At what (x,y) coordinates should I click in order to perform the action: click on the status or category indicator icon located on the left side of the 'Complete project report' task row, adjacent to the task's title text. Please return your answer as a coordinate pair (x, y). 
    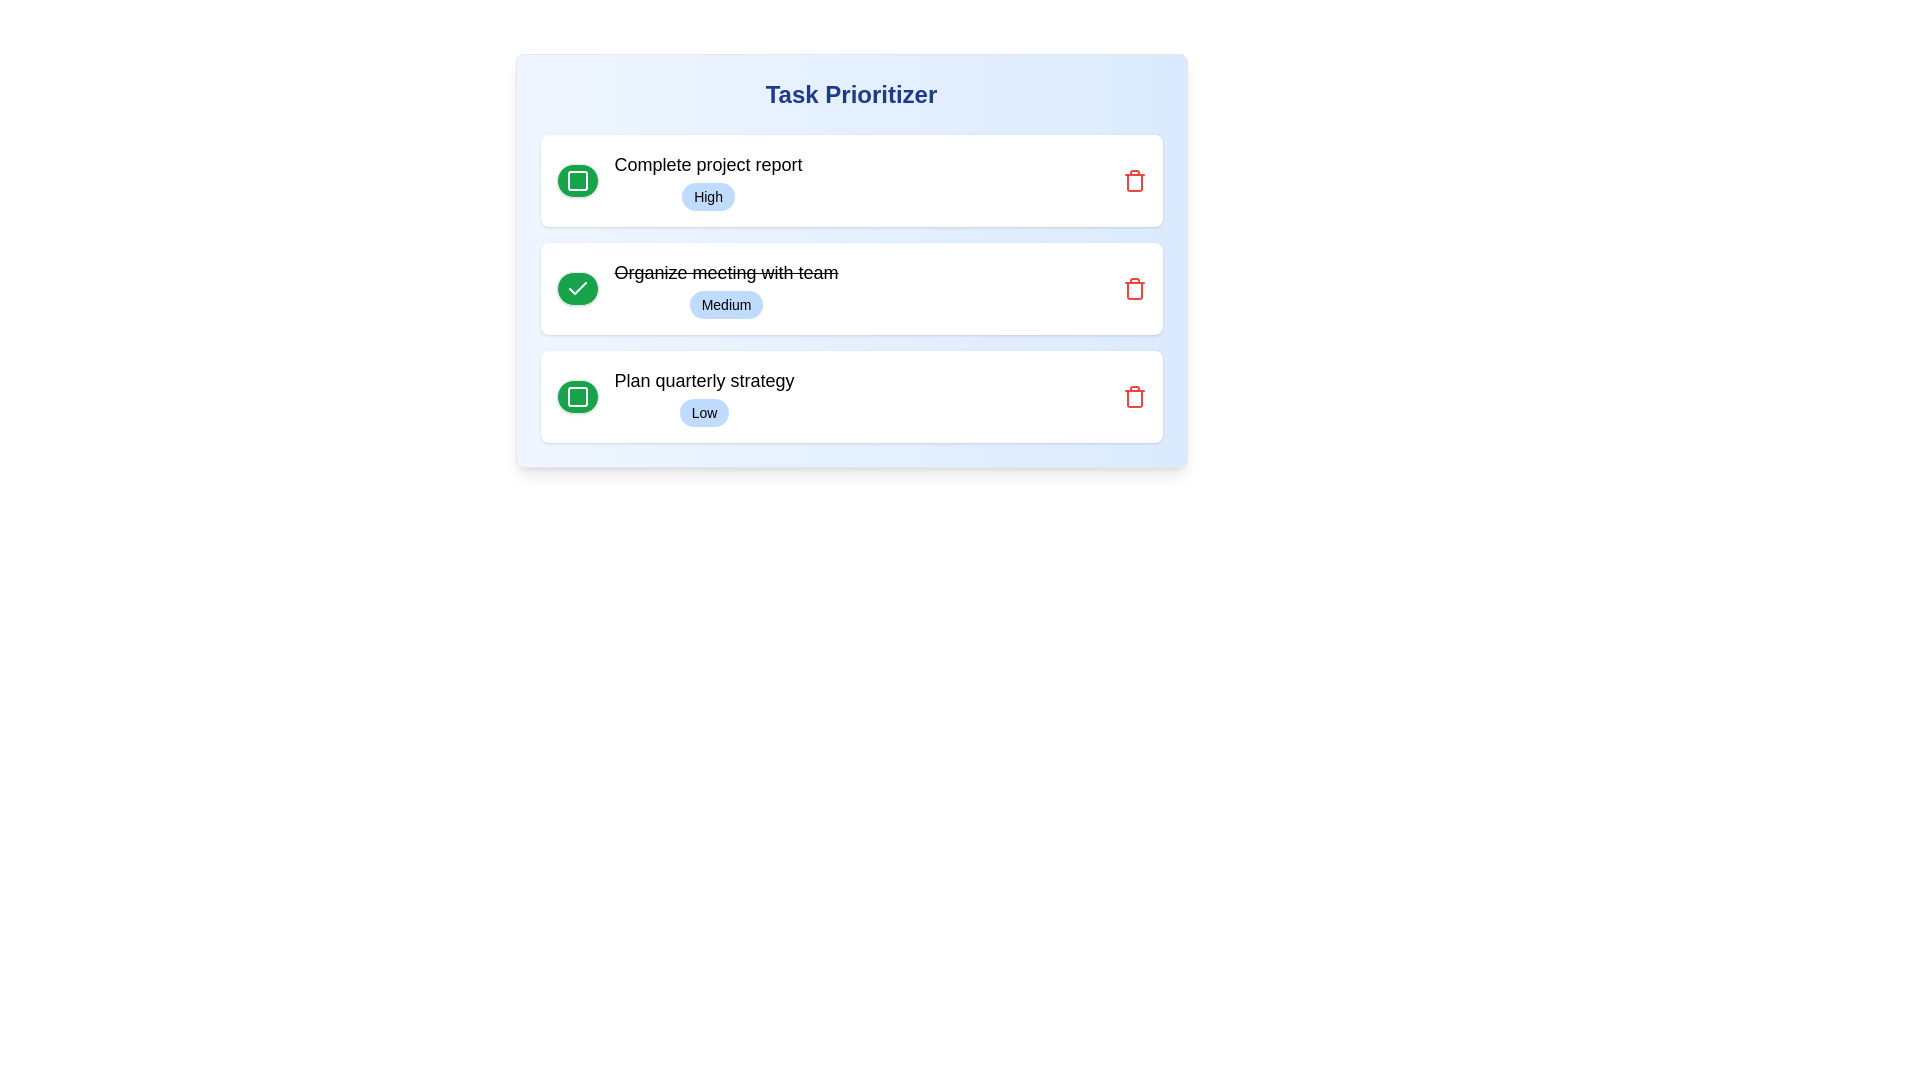
    Looking at the image, I should click on (576, 181).